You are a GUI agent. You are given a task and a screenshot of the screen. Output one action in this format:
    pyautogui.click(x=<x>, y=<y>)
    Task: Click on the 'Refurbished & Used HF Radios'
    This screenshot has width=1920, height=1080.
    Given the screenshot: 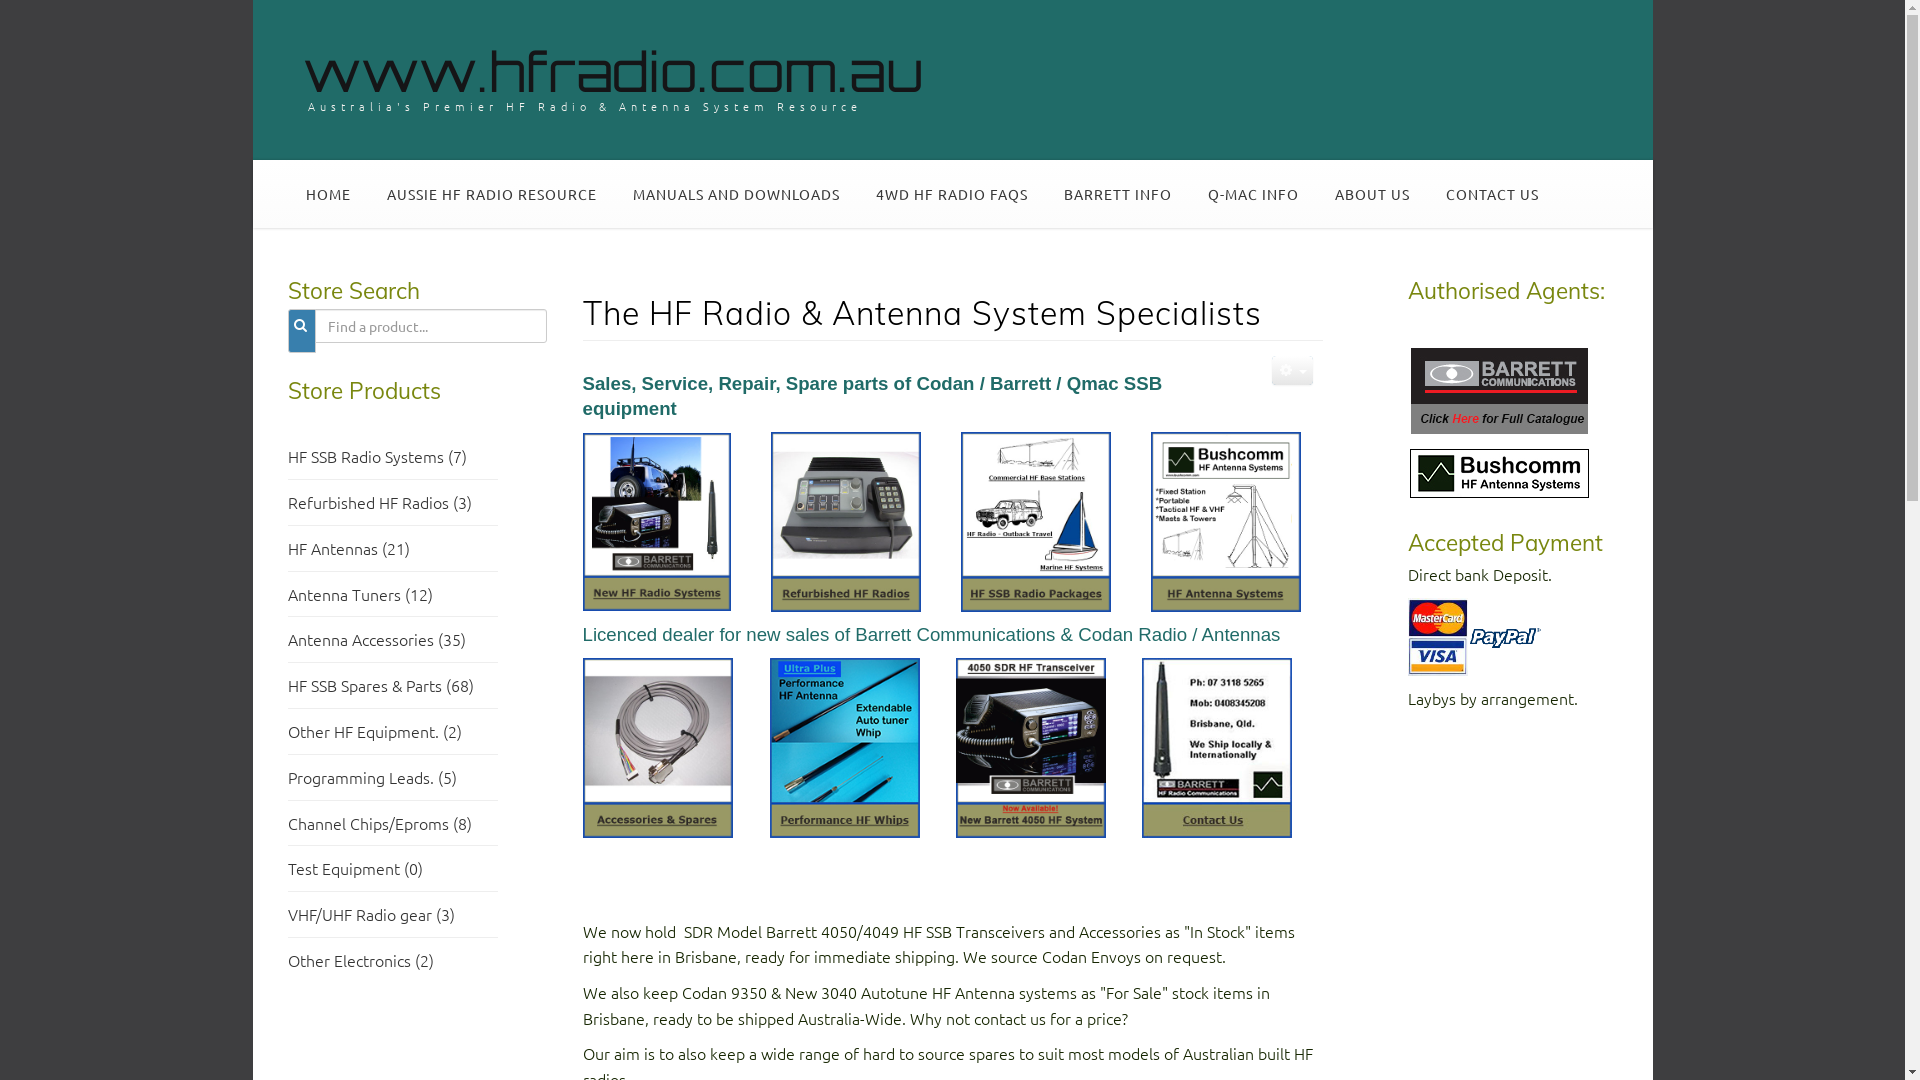 What is the action you would take?
    pyautogui.click(x=844, y=518)
    